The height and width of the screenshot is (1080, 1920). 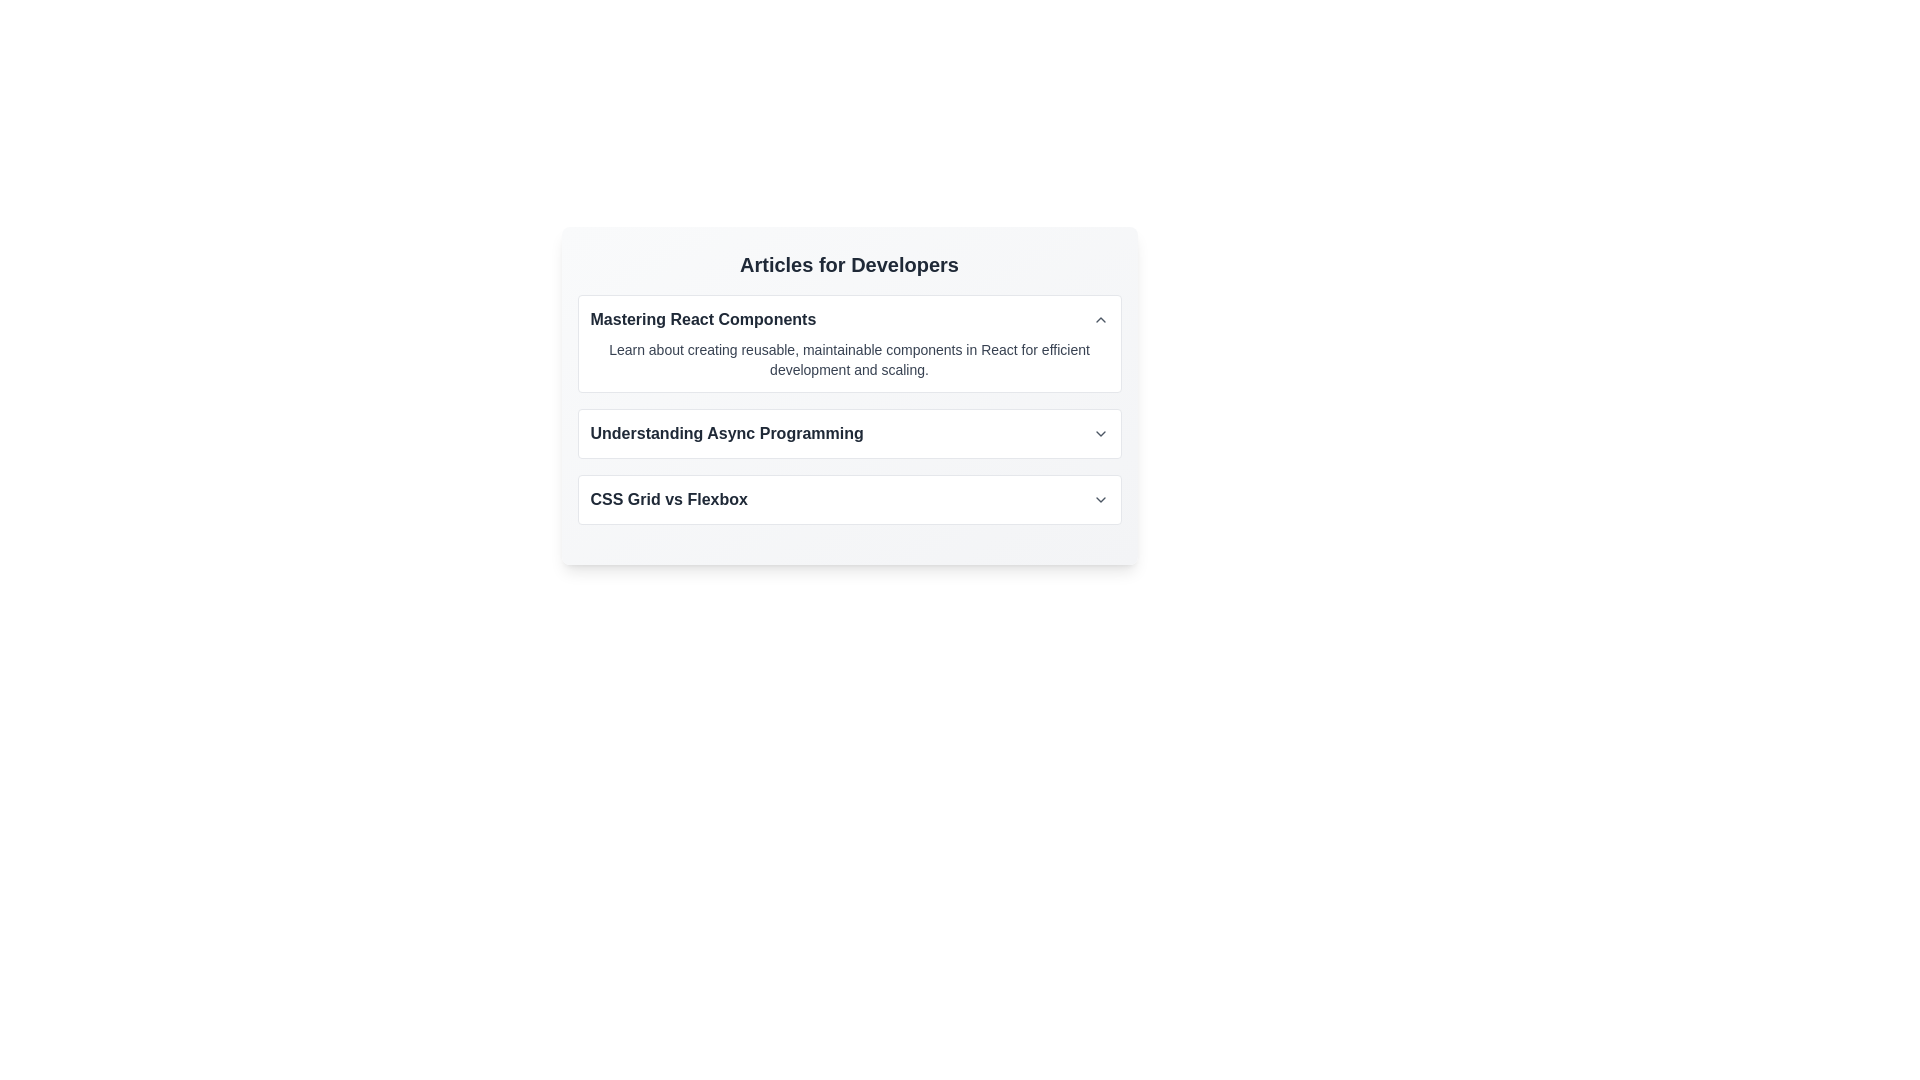 I want to click on the Collapsible Header with Title and Icon located below 'Articles for Developers', so click(x=849, y=433).